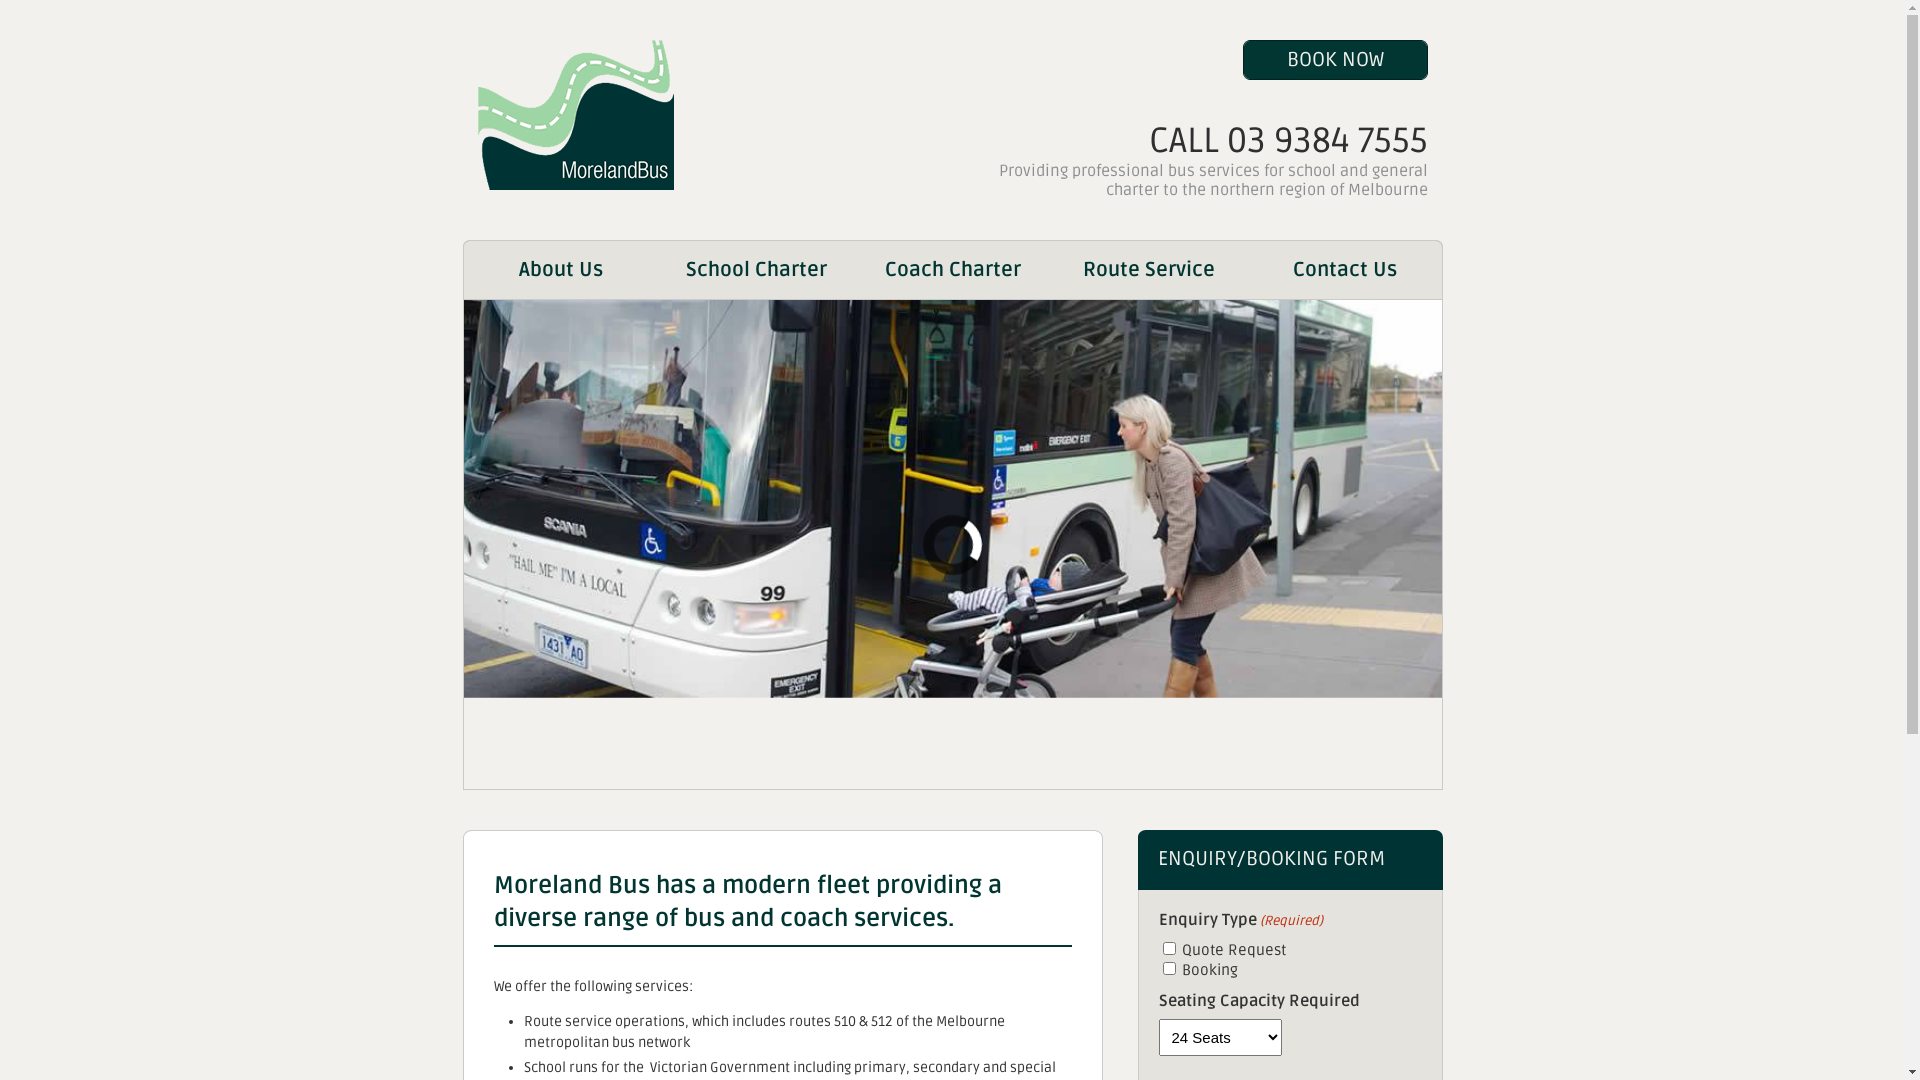 The width and height of the screenshot is (1920, 1080). Describe the element at coordinates (950, 270) in the screenshot. I see `'Coach Charter'` at that location.